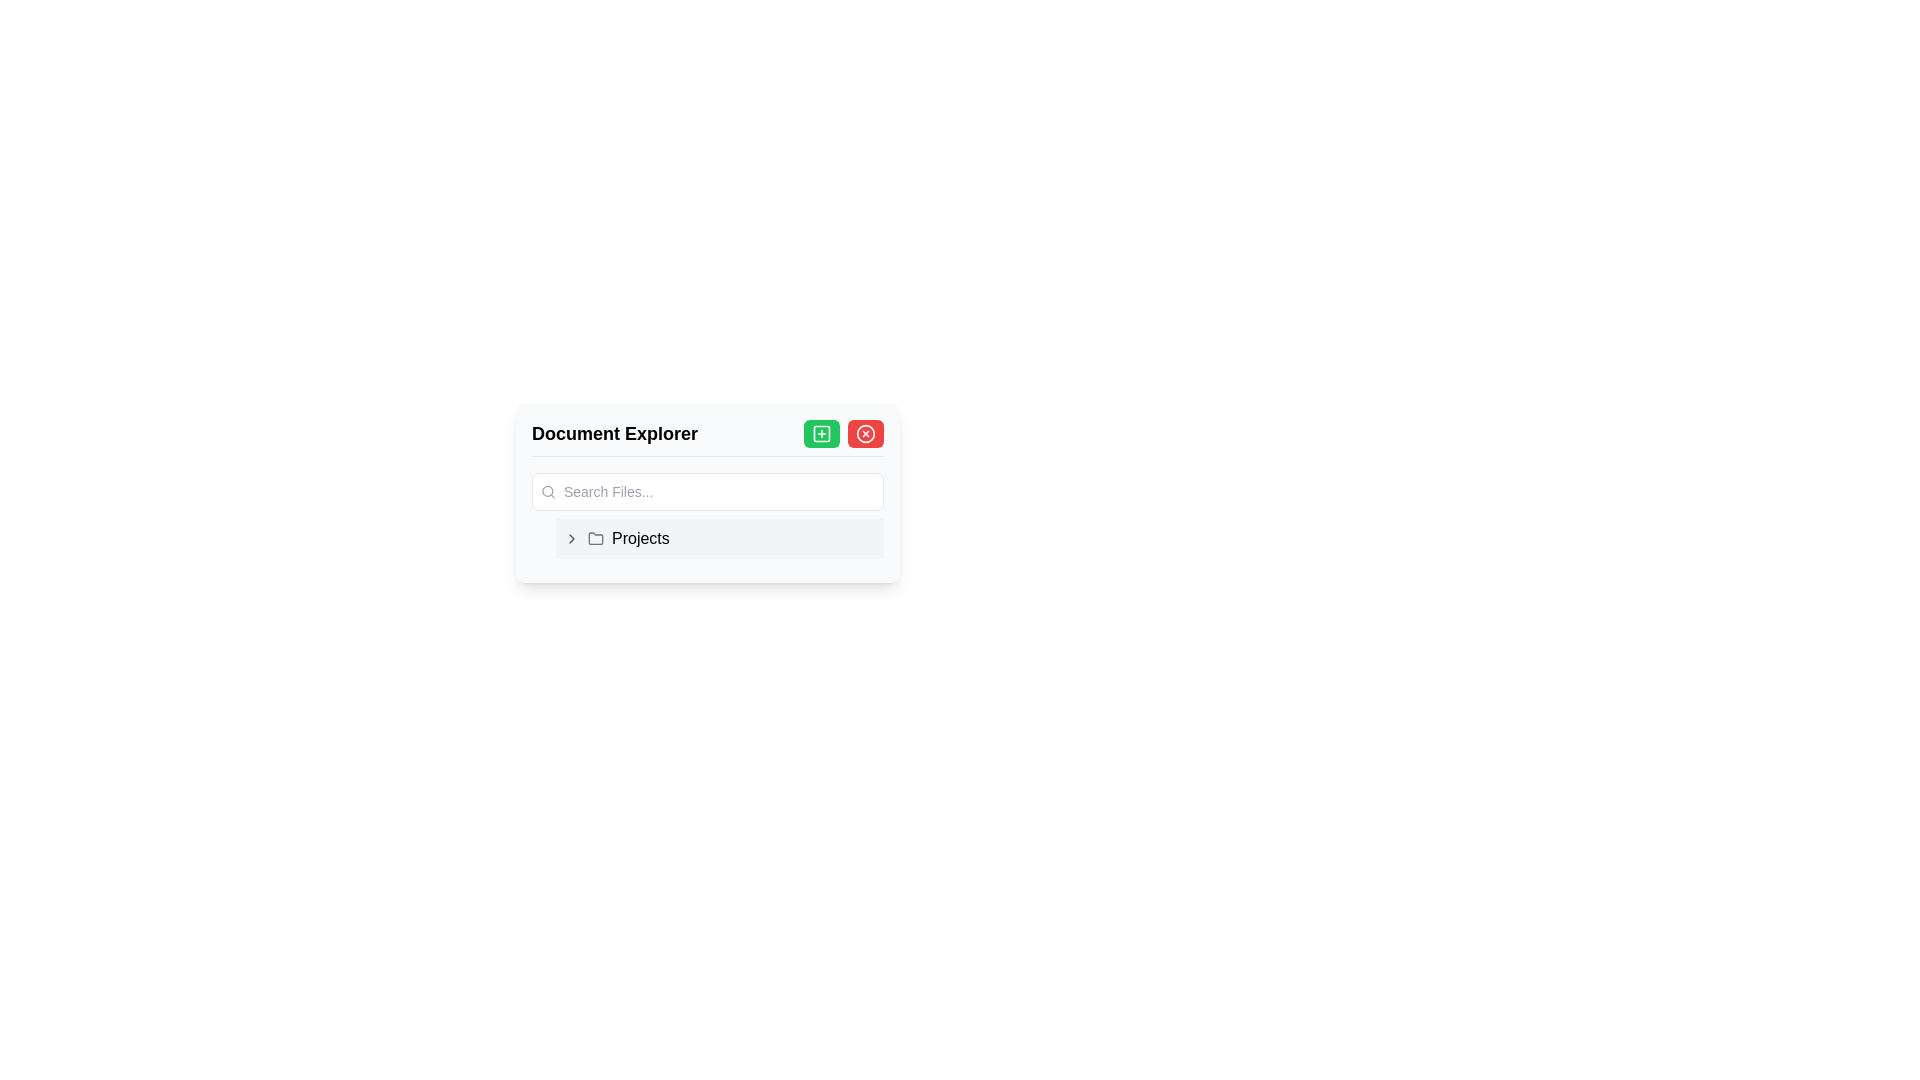 This screenshot has width=1920, height=1080. Describe the element at coordinates (865, 433) in the screenshot. I see `the red circular icon button with a white border located in the top-right of the 'Document Explorer' section` at that location.